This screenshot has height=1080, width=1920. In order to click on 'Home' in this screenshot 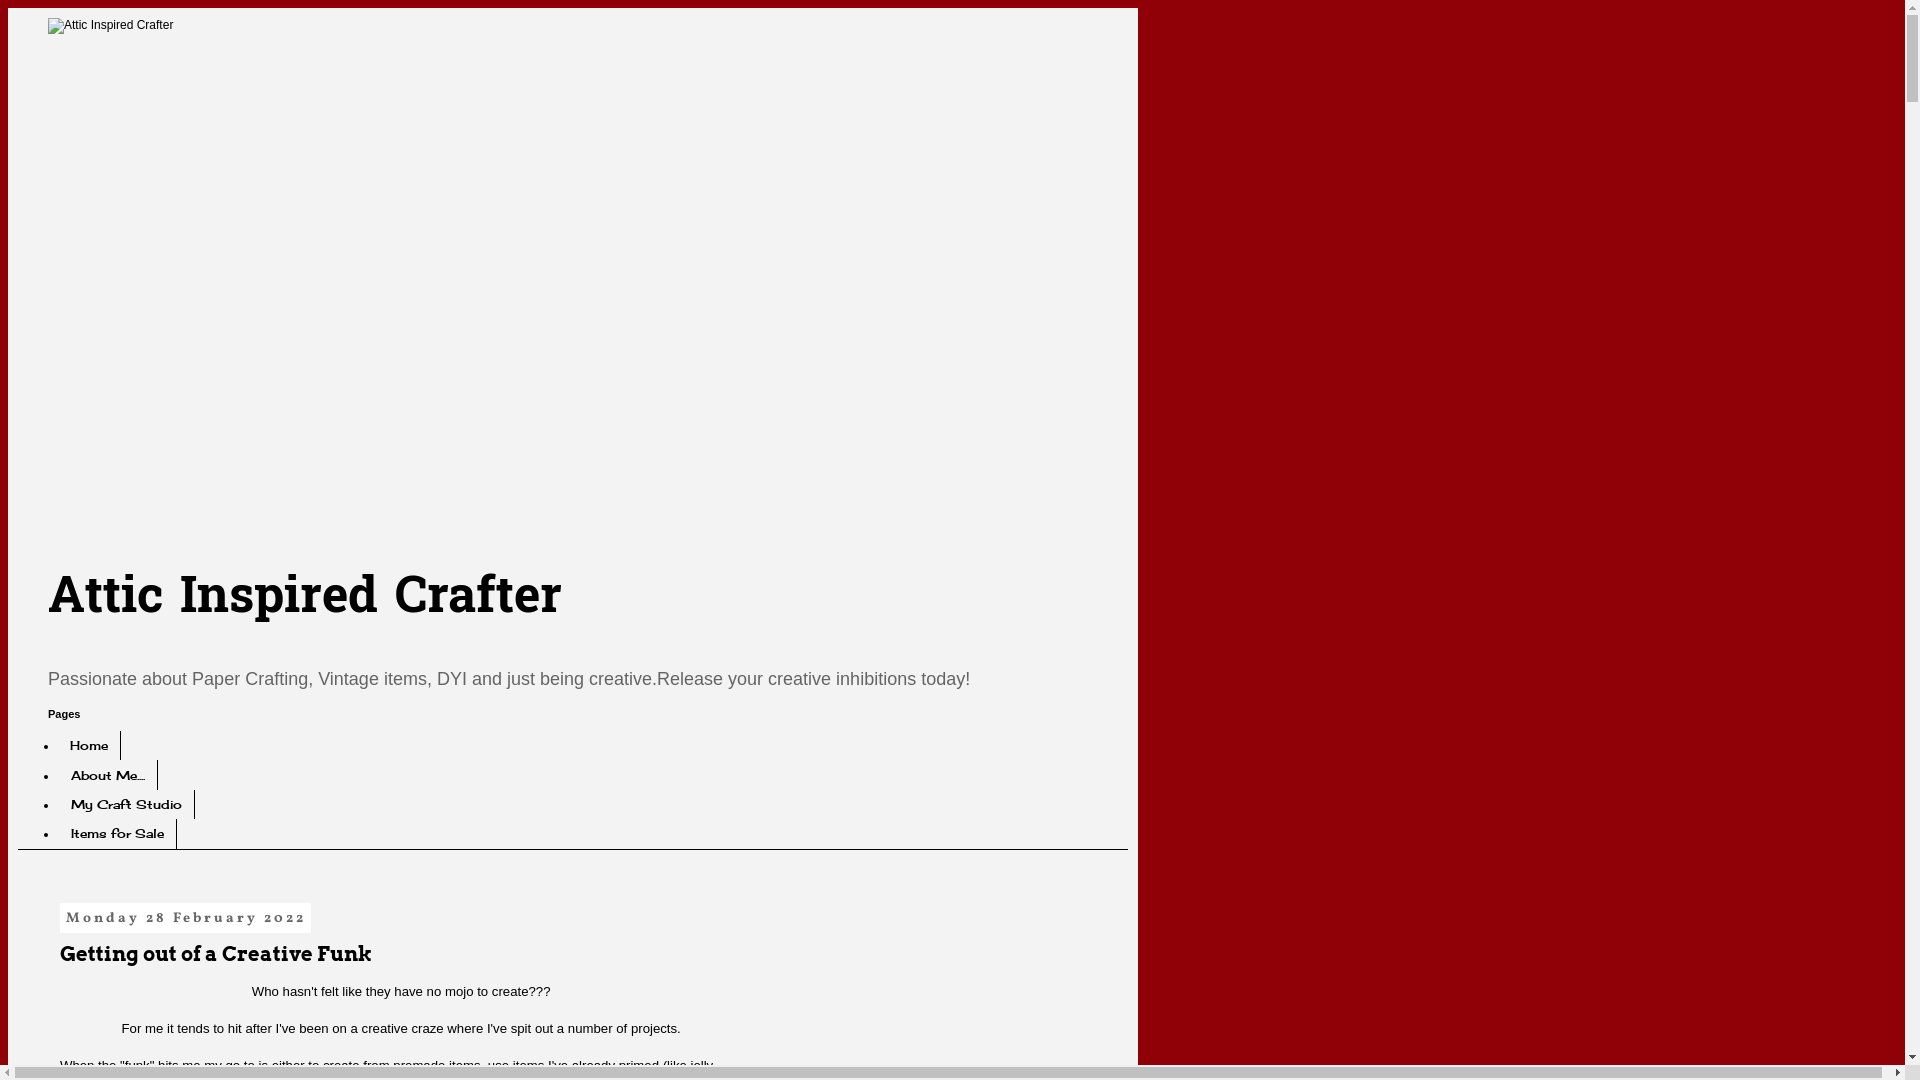, I will do `click(88, 745)`.